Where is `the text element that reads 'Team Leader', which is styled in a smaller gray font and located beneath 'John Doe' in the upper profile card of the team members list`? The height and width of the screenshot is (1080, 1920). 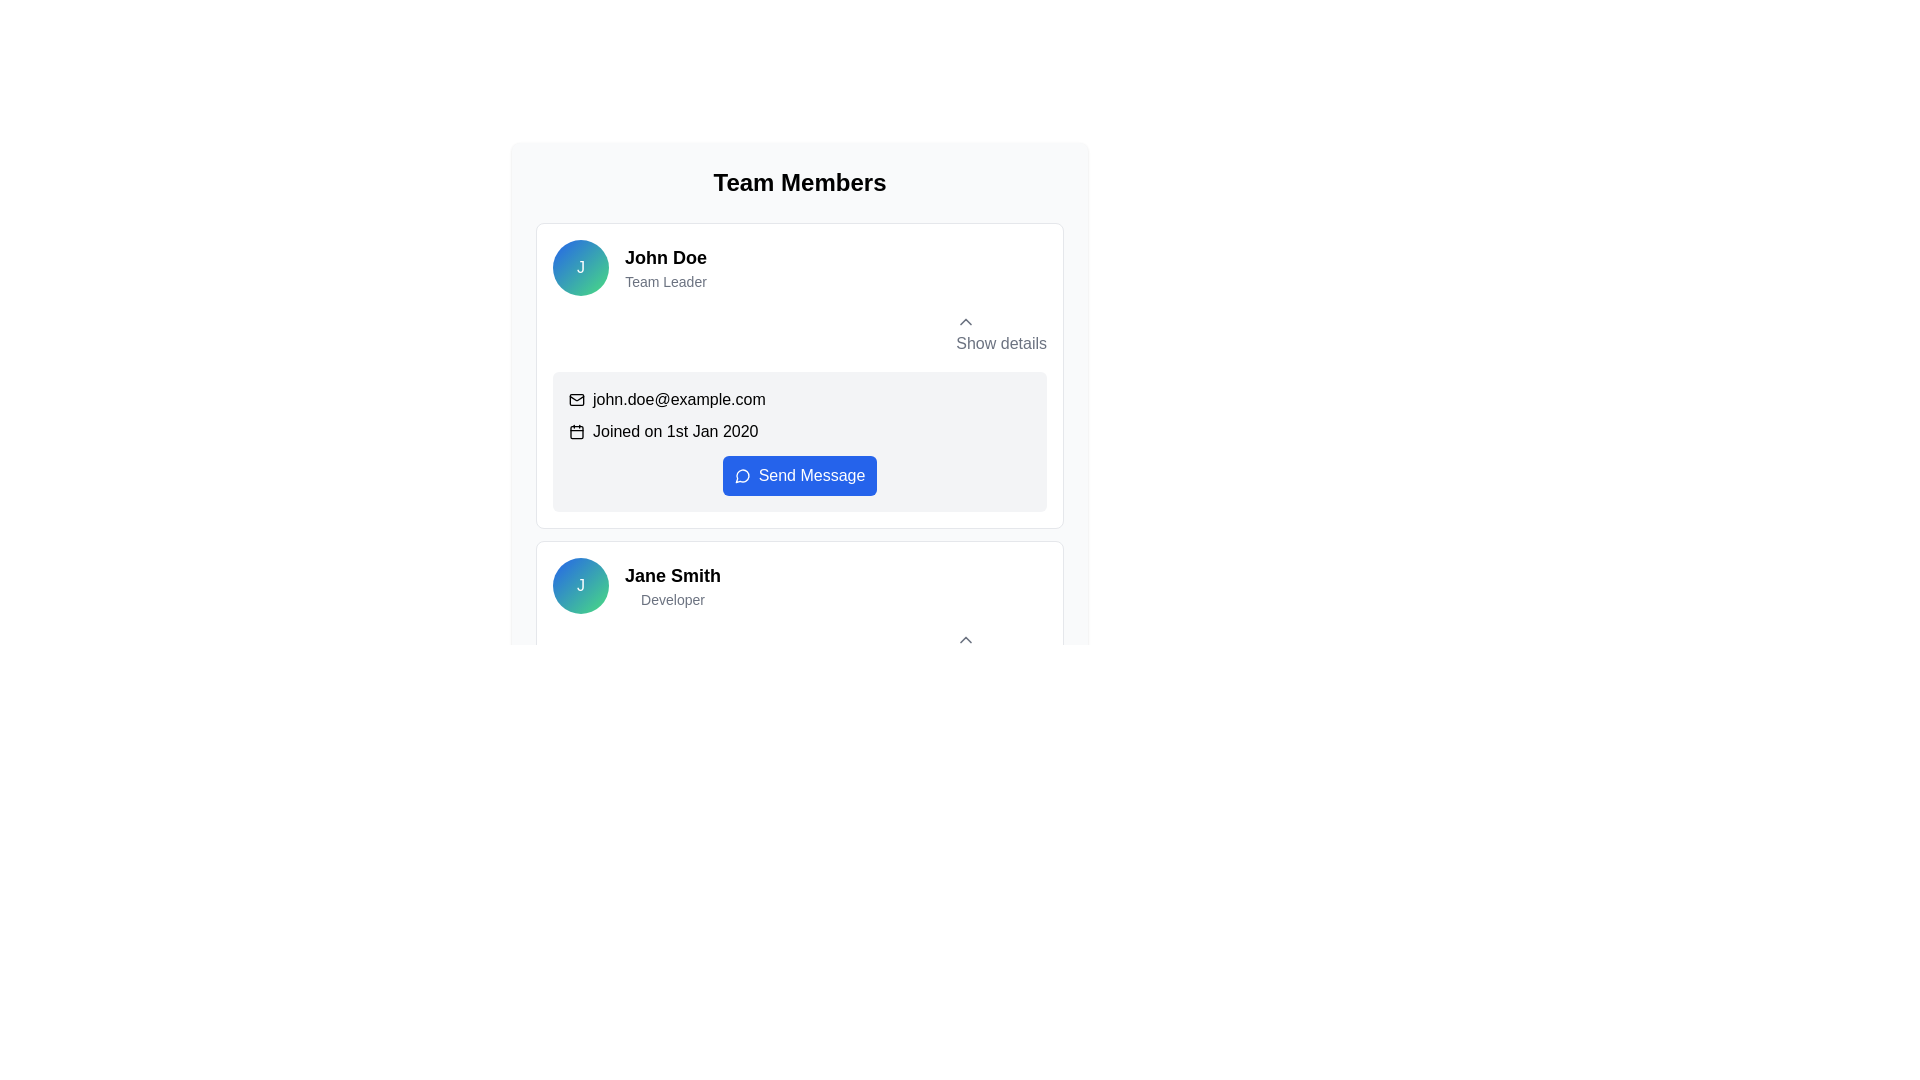 the text element that reads 'Team Leader', which is styled in a smaller gray font and located beneath 'John Doe' in the upper profile card of the team members list is located at coordinates (666, 281).